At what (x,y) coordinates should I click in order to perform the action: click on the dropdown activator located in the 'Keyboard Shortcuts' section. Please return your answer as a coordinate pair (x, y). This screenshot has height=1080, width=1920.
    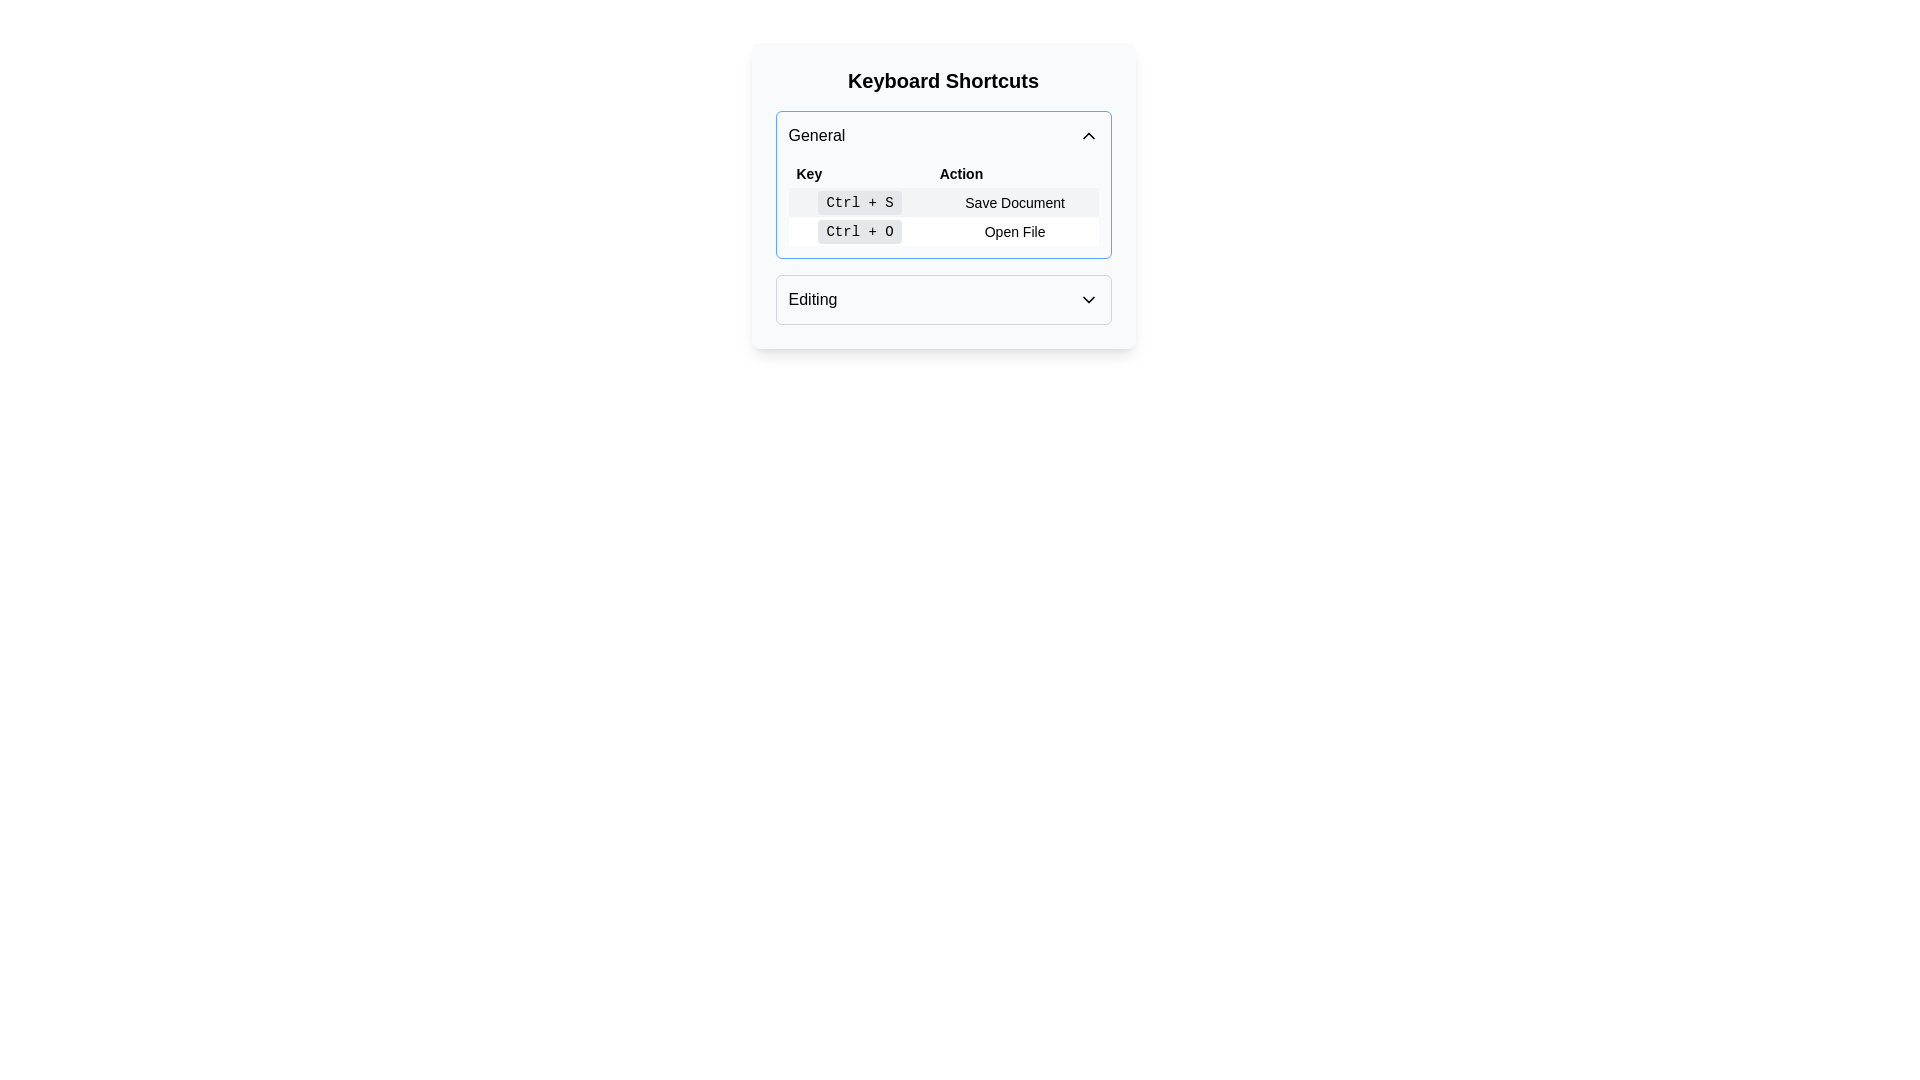
    Looking at the image, I should click on (942, 300).